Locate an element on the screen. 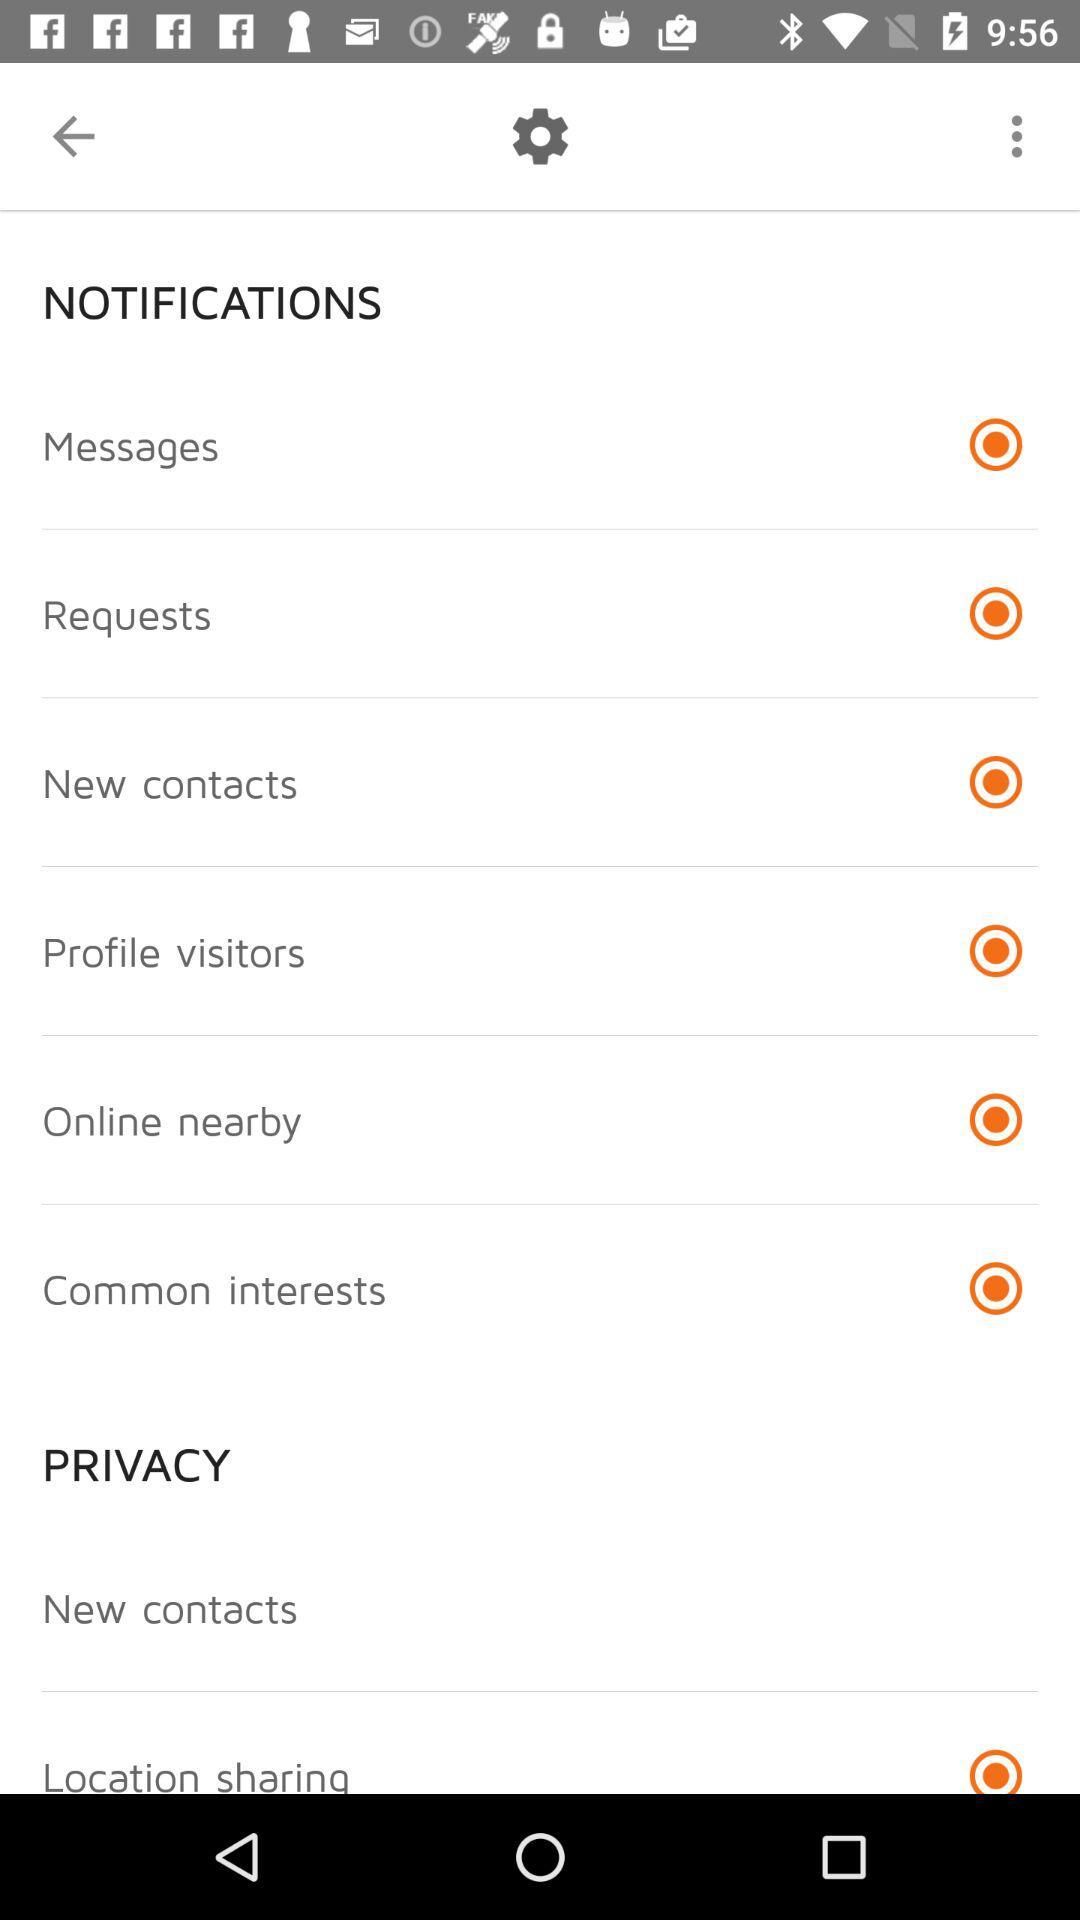  the requests is located at coordinates (126, 612).